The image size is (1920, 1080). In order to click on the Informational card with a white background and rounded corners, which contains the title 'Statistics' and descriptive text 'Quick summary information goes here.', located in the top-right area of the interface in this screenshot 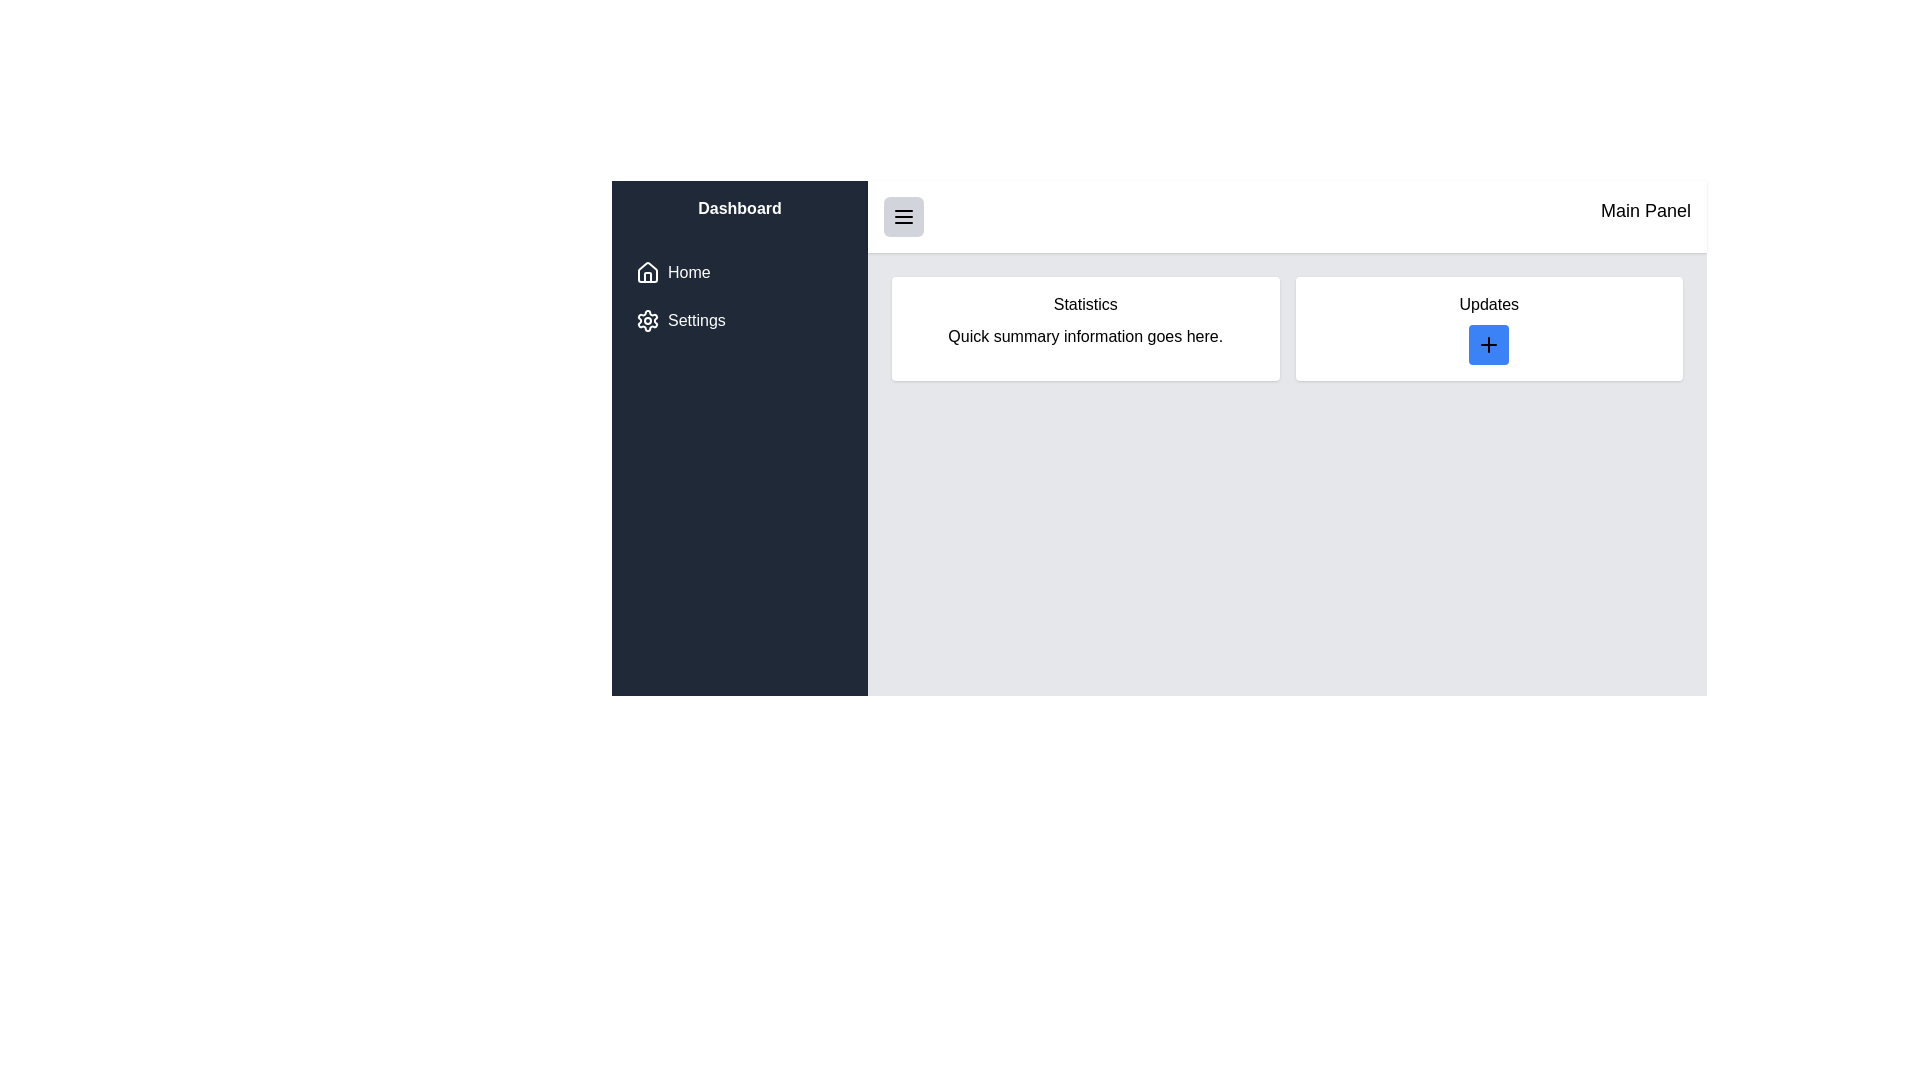, I will do `click(1084, 327)`.